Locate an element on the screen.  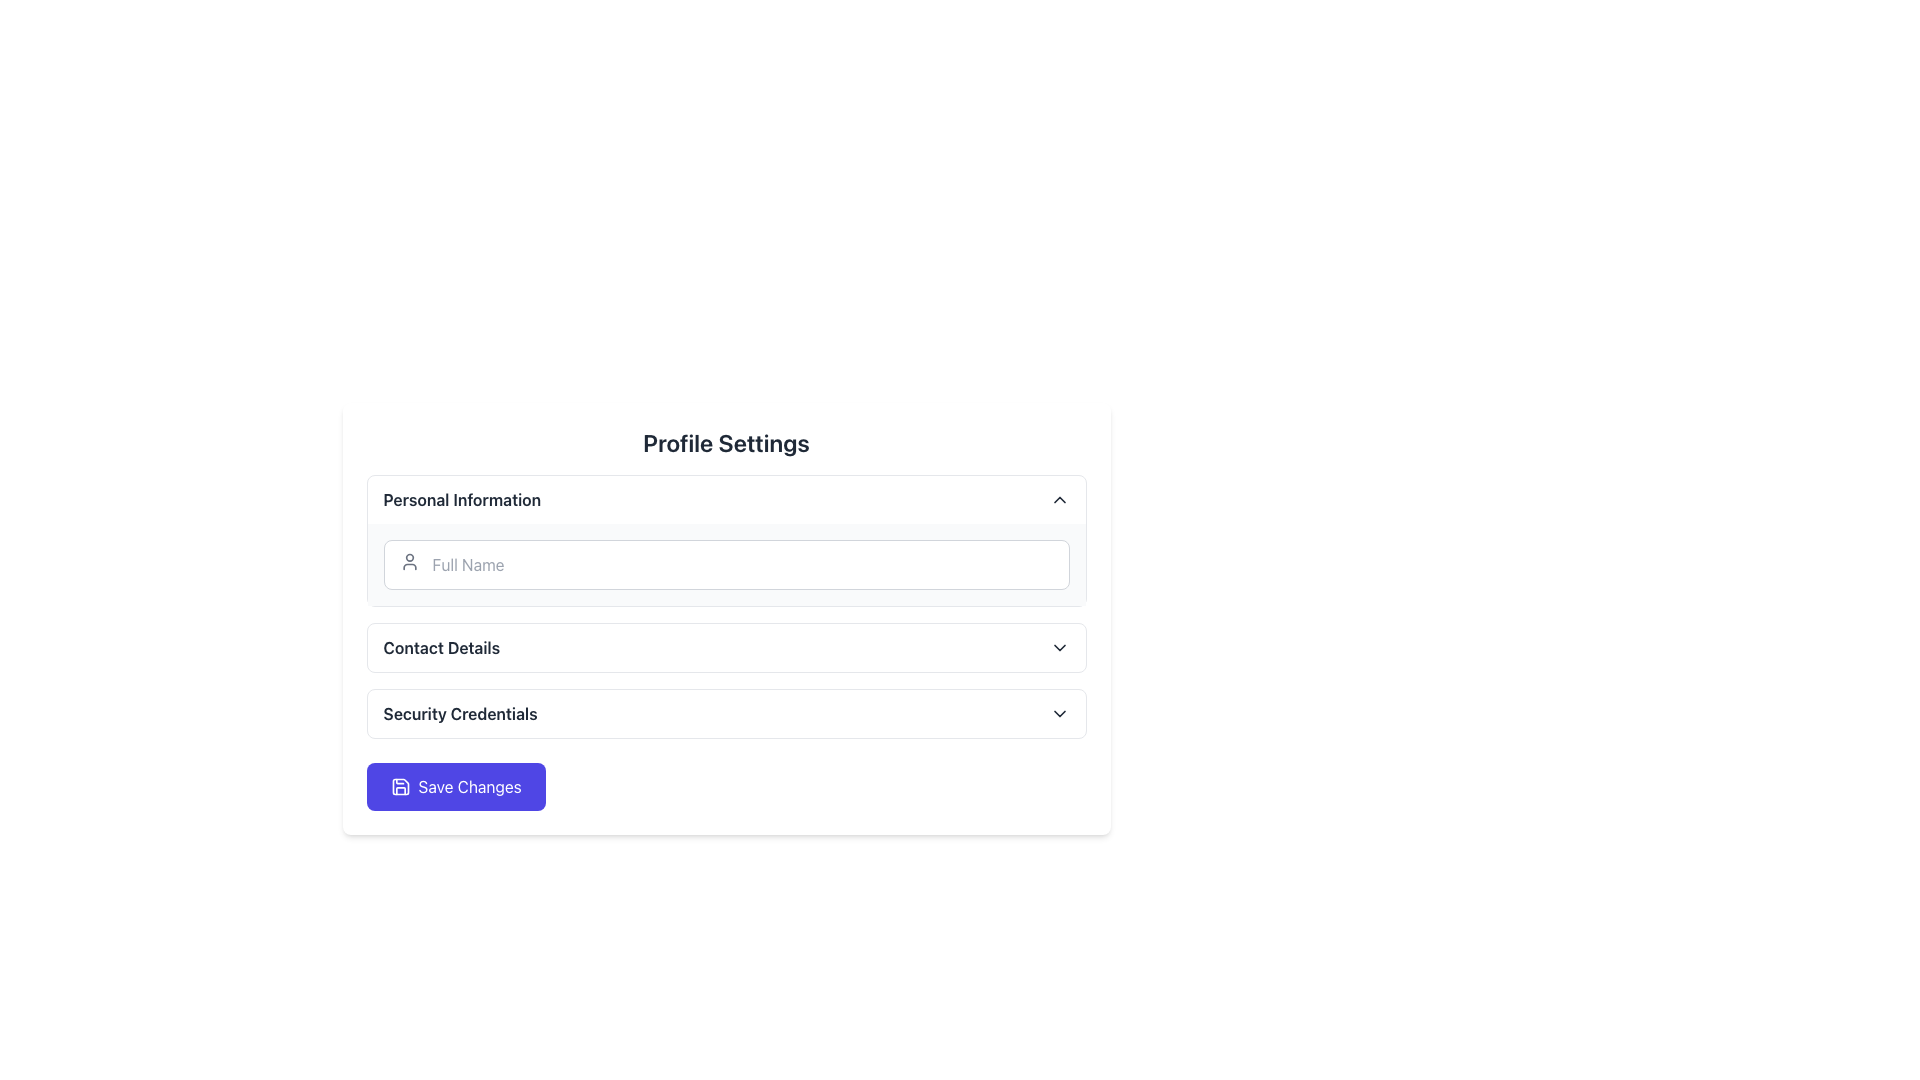
the 'Save Changes' button located at the bottom of the 'Profile Settings' form to confirm and submit updates is located at coordinates (455, 785).